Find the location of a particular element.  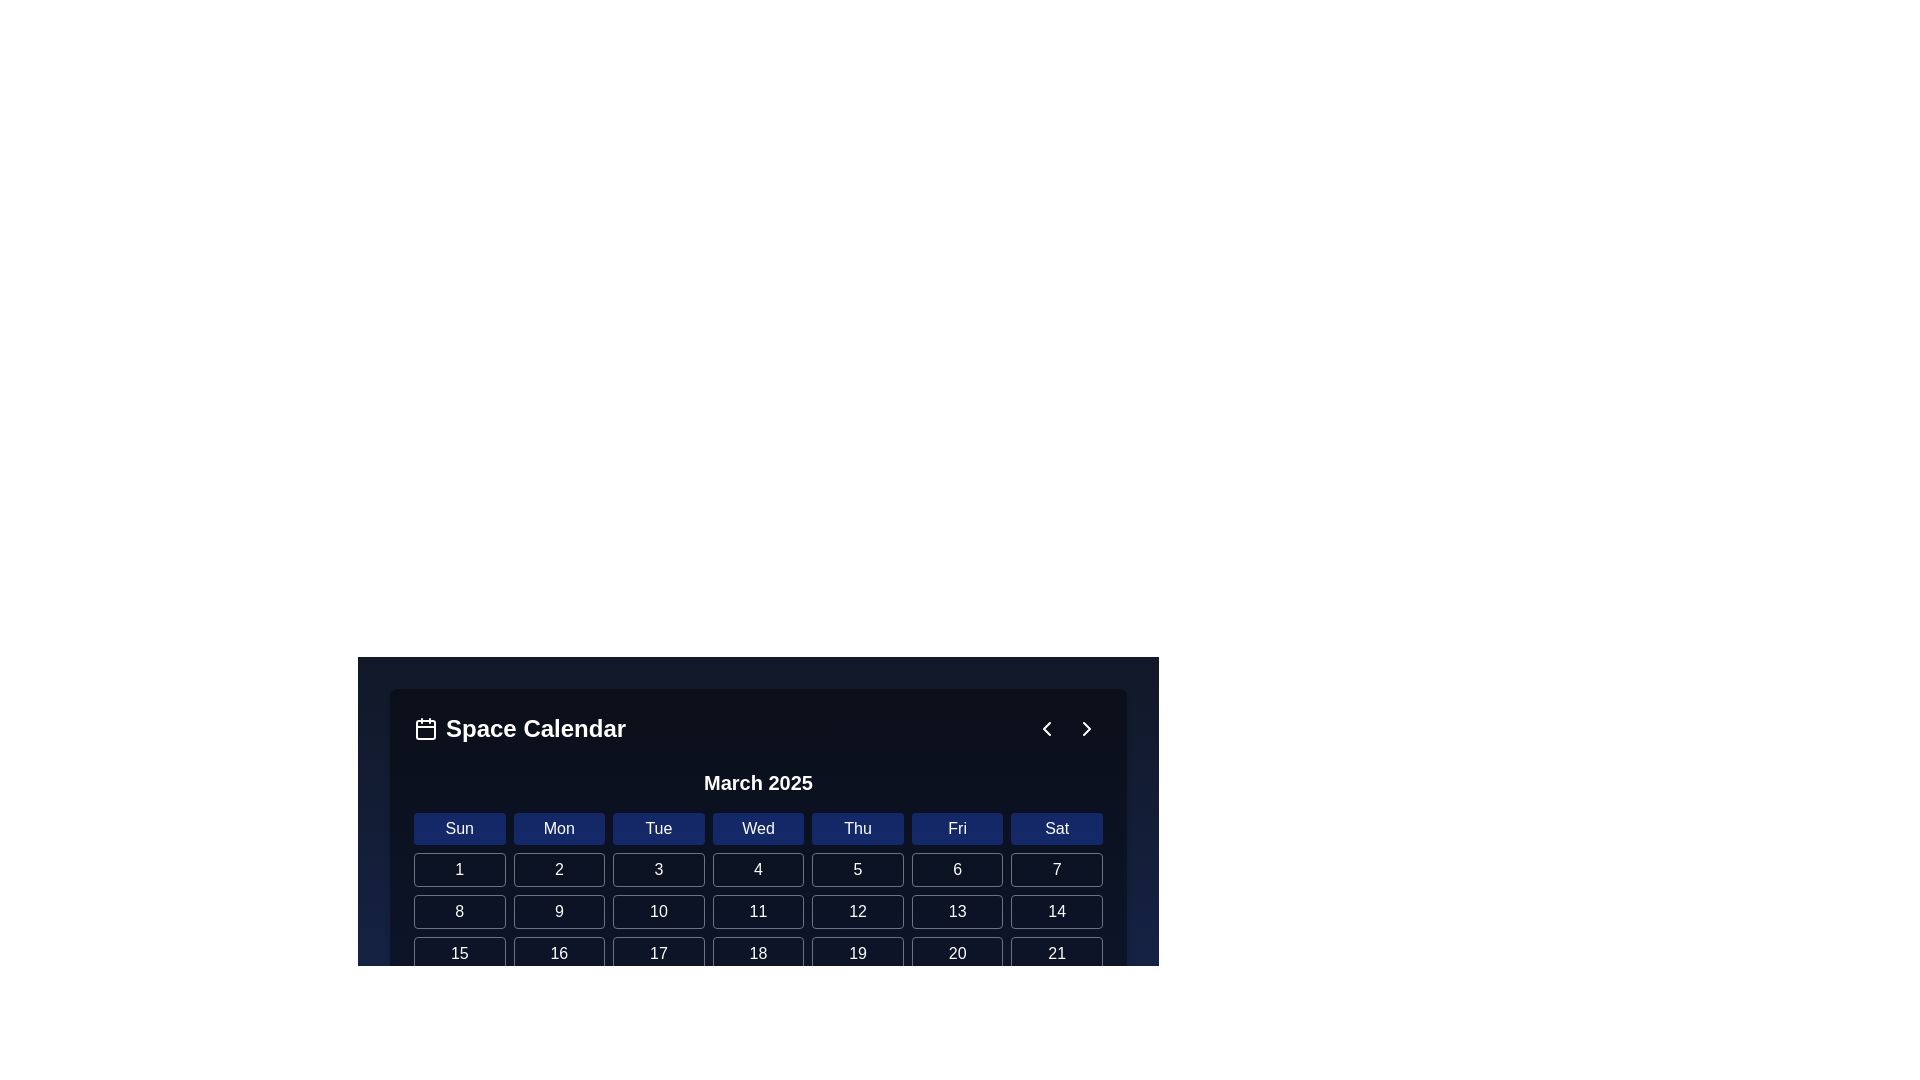

to select the date cell located in the sixth row and third column of the March 2025 calendar, under the 'Tue' header is located at coordinates (658, 952).